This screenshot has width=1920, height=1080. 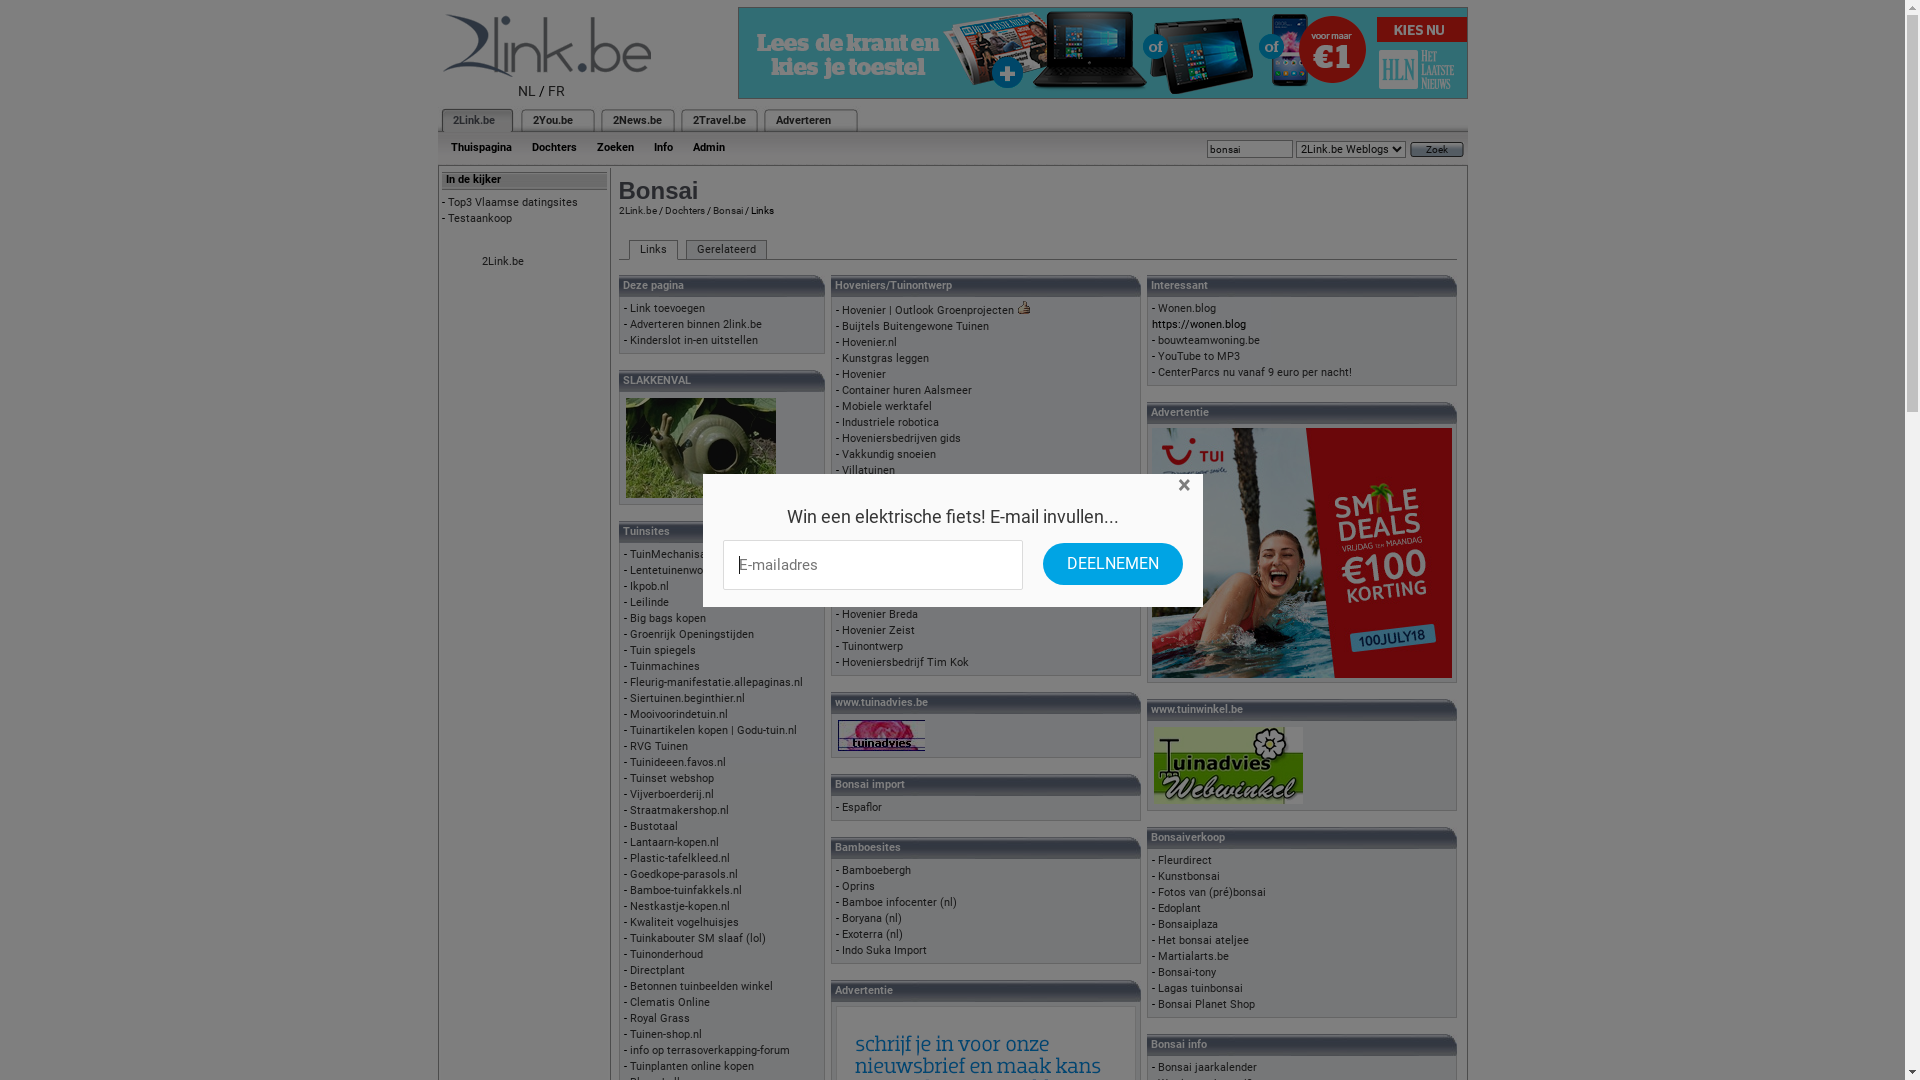 What do you see at coordinates (472, 120) in the screenshot?
I see `'2Link.be'` at bounding box center [472, 120].